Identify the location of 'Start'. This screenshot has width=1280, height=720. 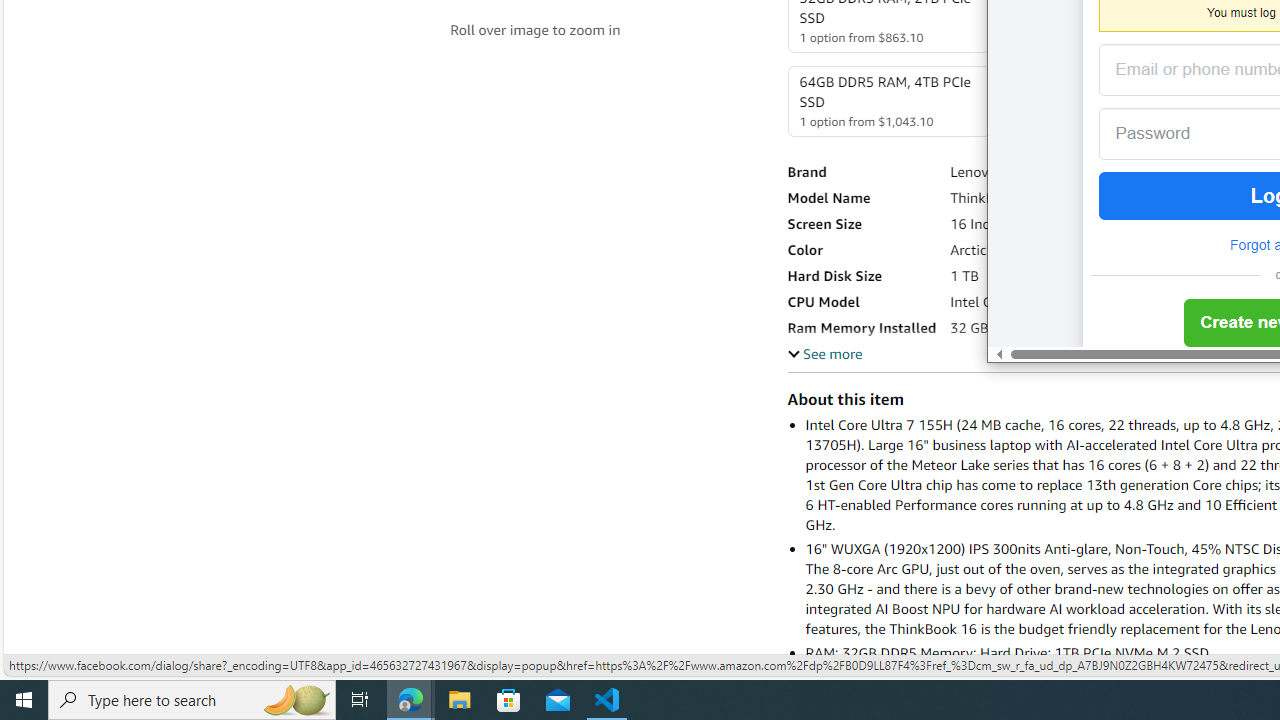
(24, 698).